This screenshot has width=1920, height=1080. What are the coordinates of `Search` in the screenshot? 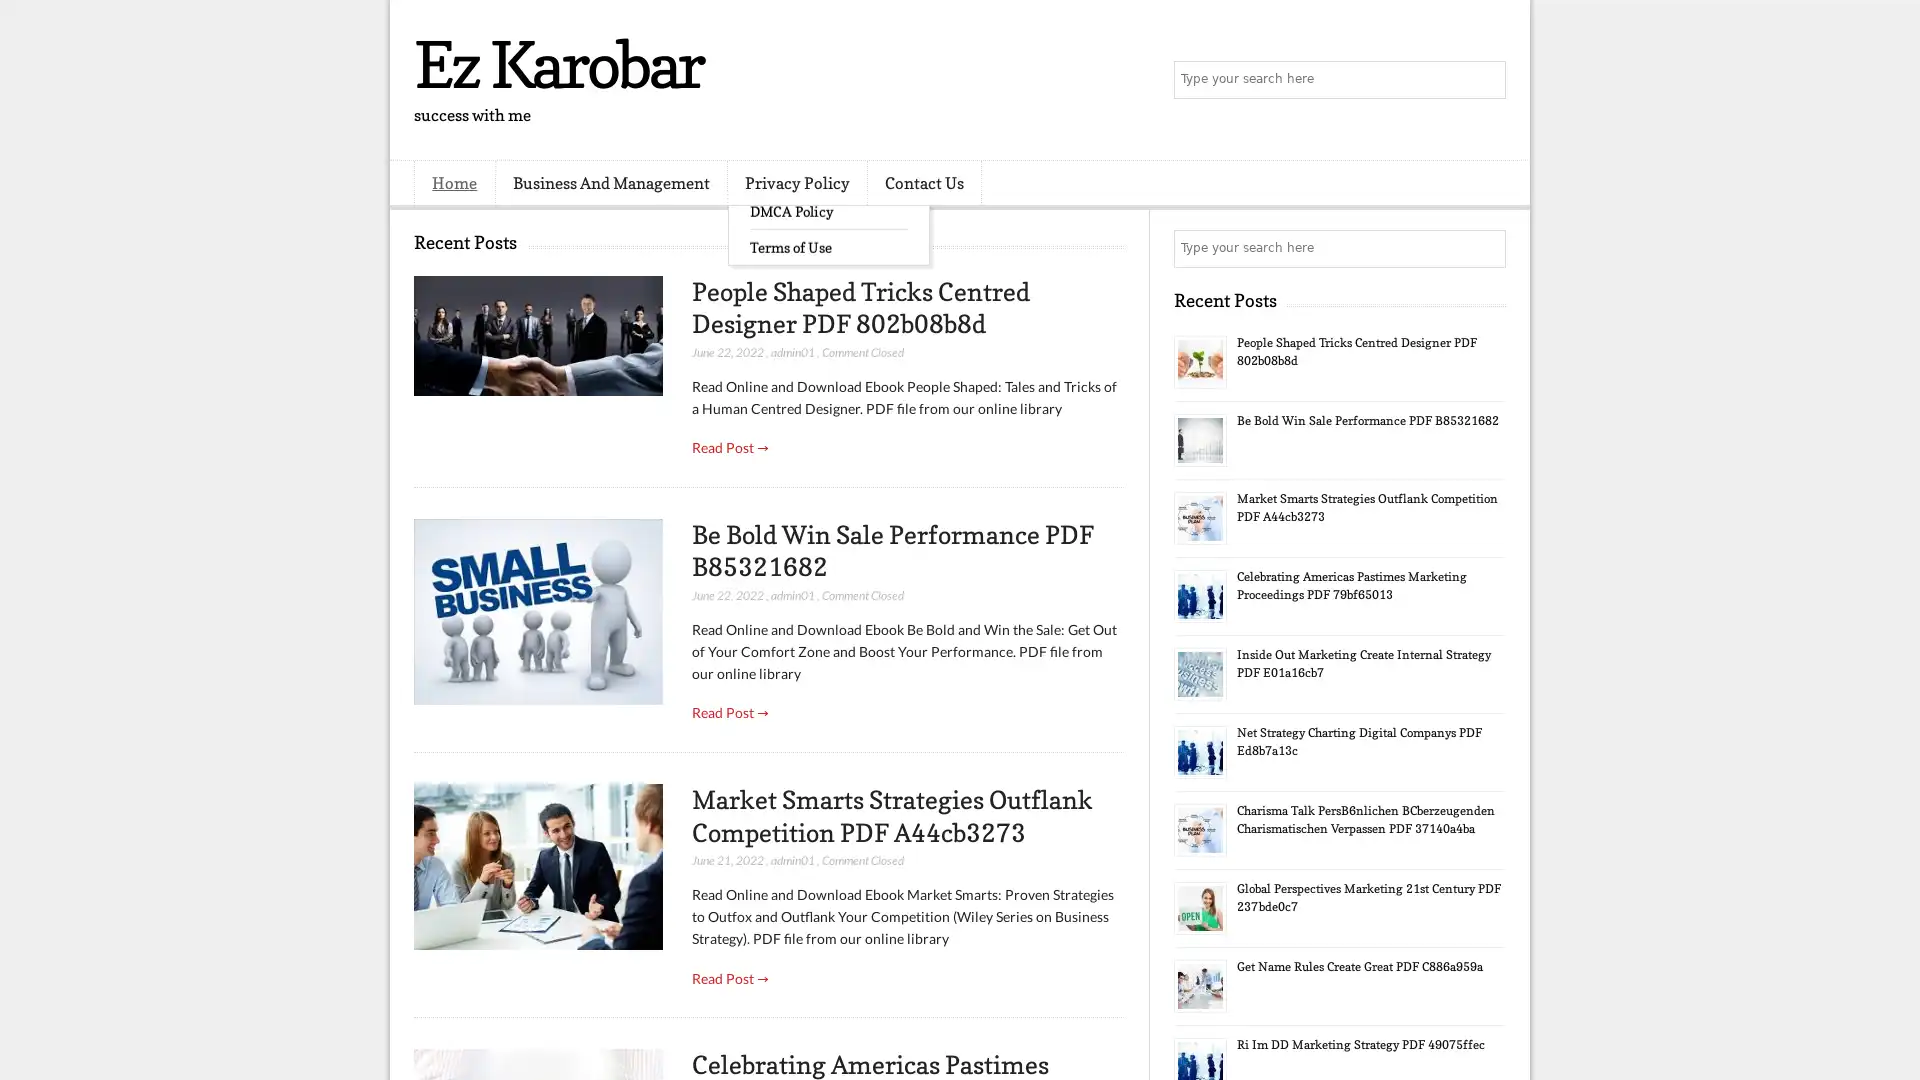 It's located at (1485, 248).